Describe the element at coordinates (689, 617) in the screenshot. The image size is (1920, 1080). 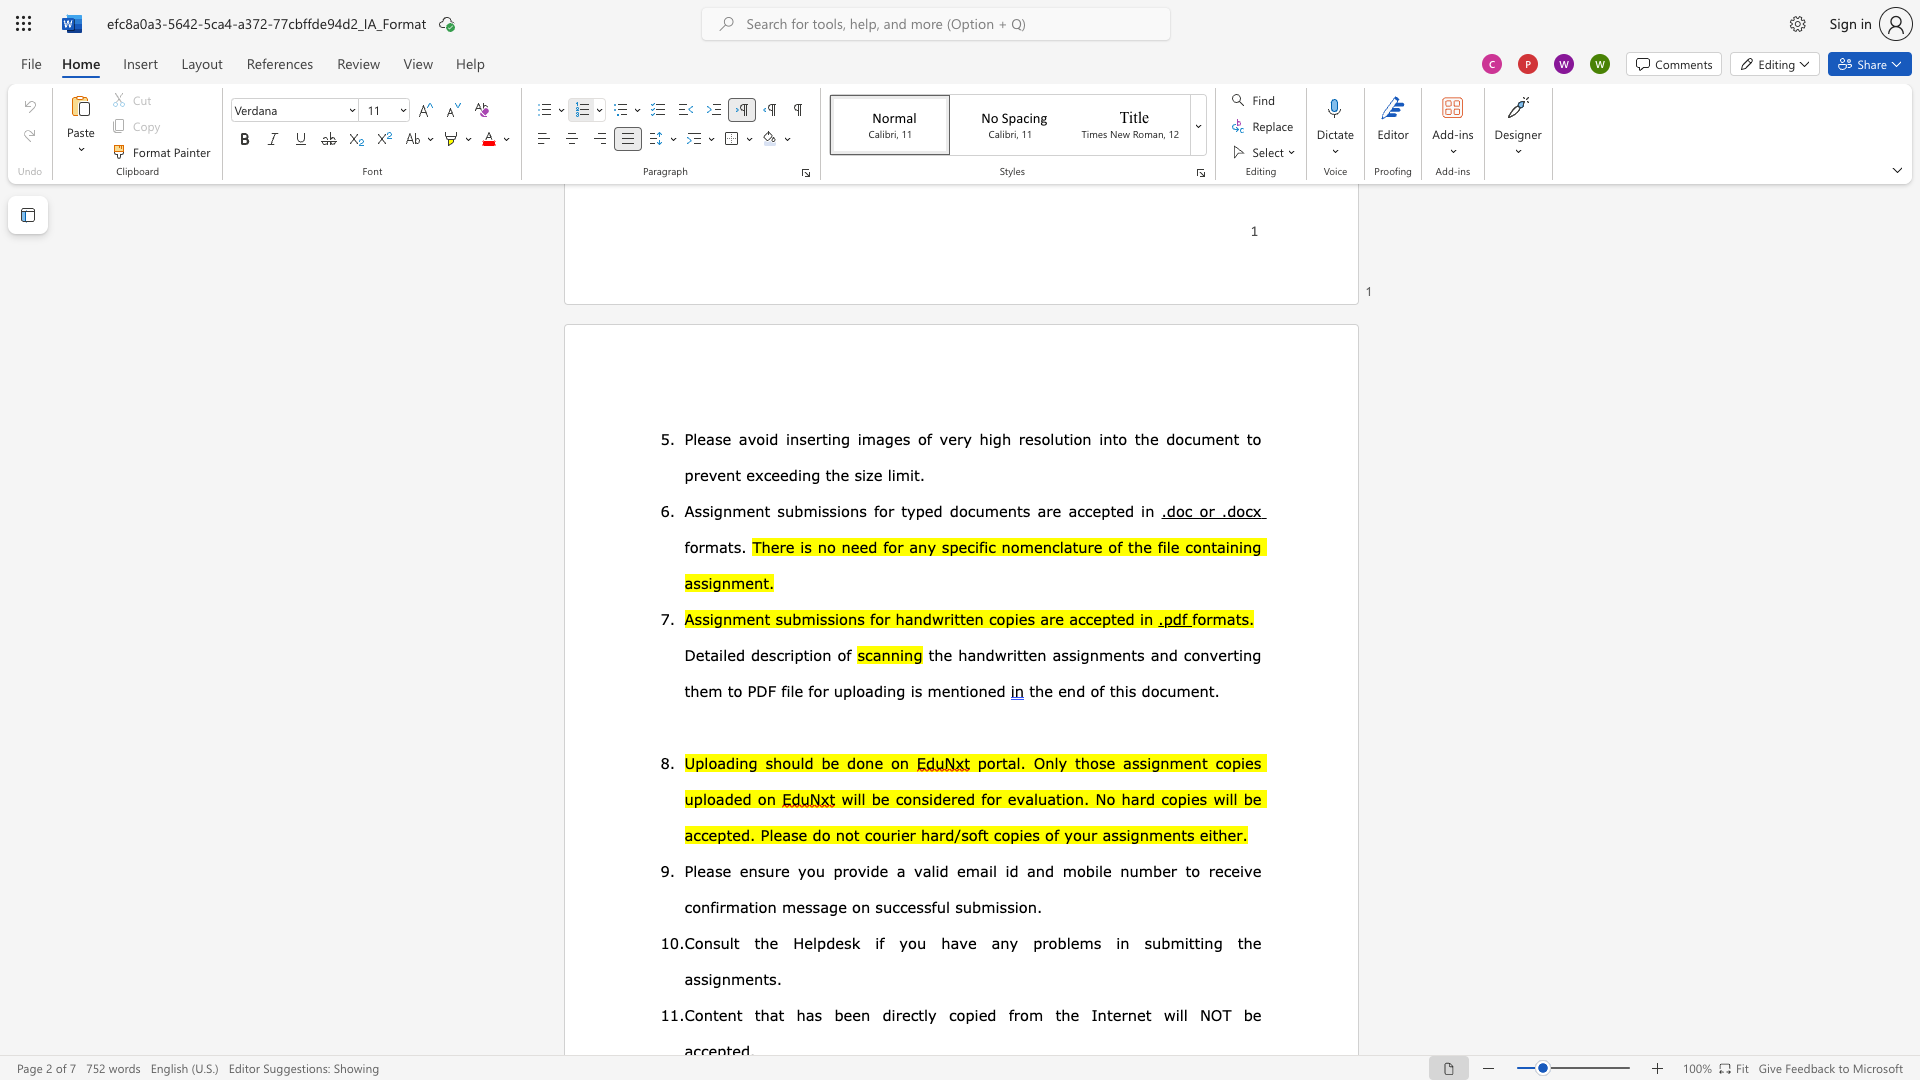
I see `the 1th character "A" in the text` at that location.